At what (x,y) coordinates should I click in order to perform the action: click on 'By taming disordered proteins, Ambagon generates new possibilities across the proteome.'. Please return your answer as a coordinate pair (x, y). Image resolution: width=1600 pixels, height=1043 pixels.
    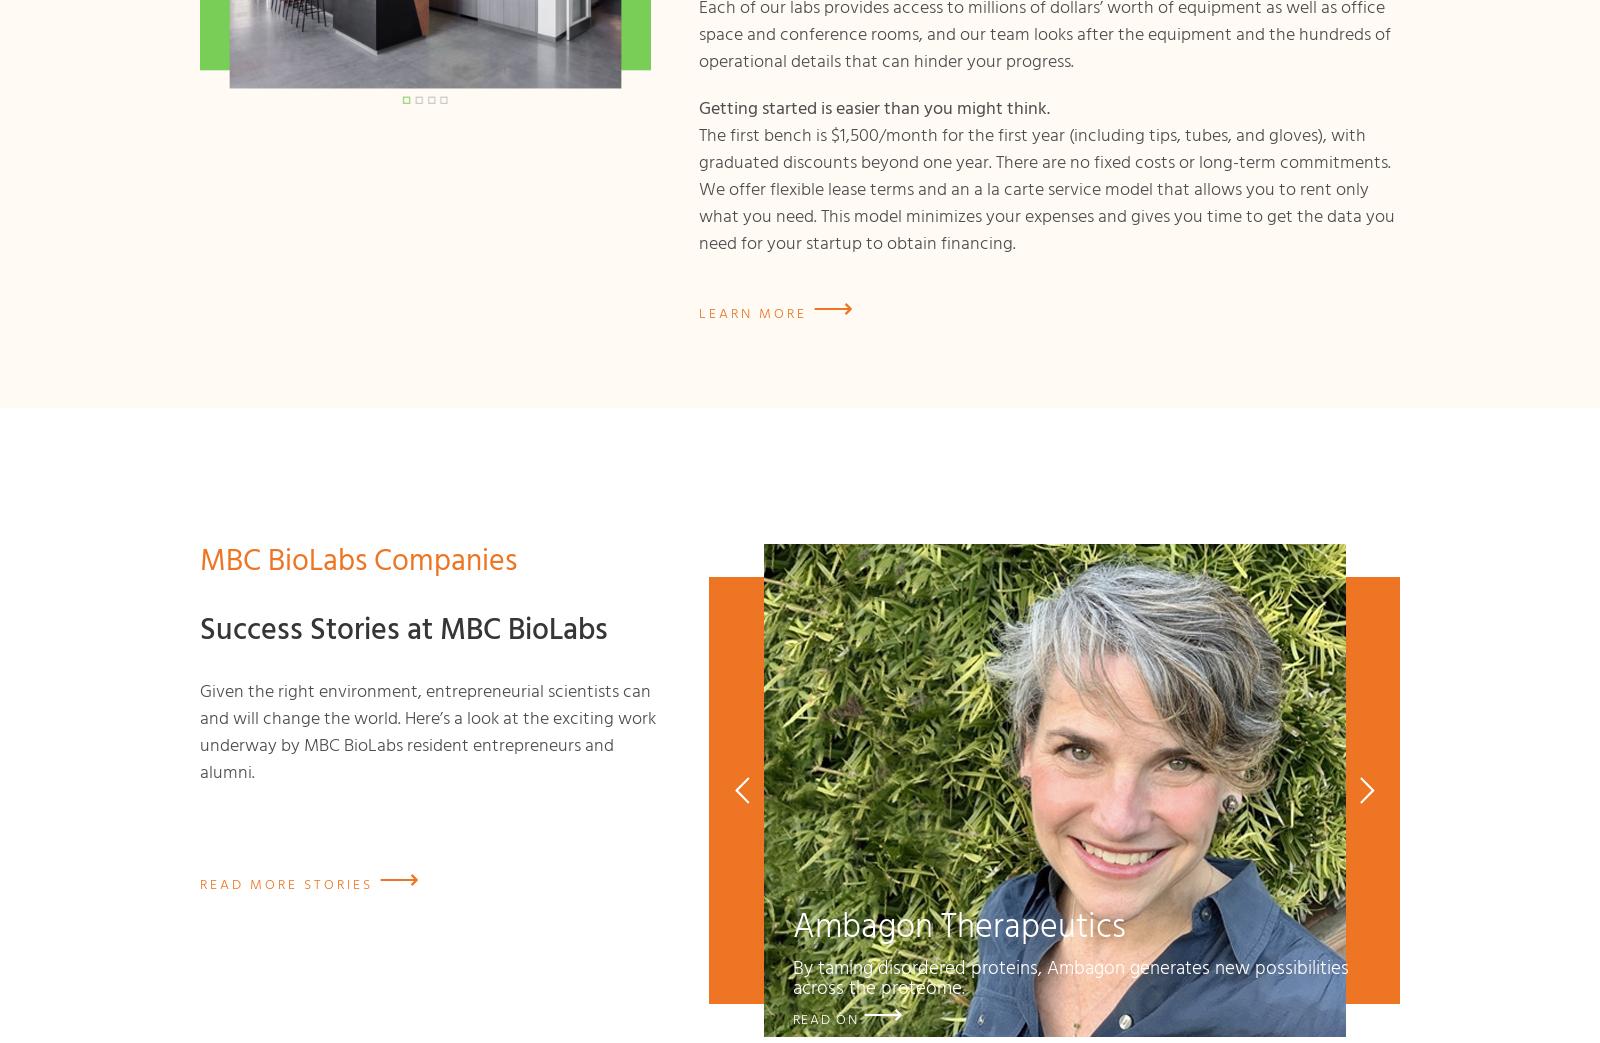
    Looking at the image, I should click on (792, 976).